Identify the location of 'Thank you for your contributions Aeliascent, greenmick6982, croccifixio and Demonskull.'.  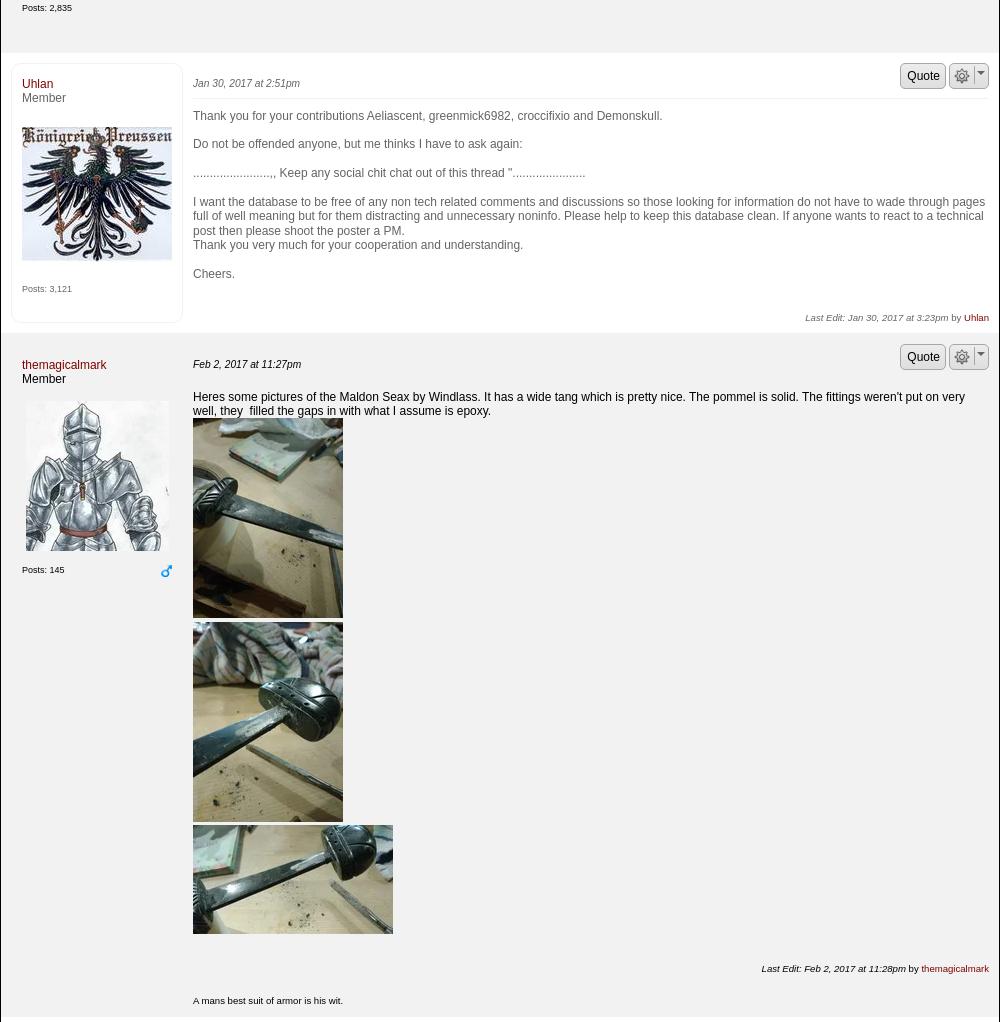
(427, 114).